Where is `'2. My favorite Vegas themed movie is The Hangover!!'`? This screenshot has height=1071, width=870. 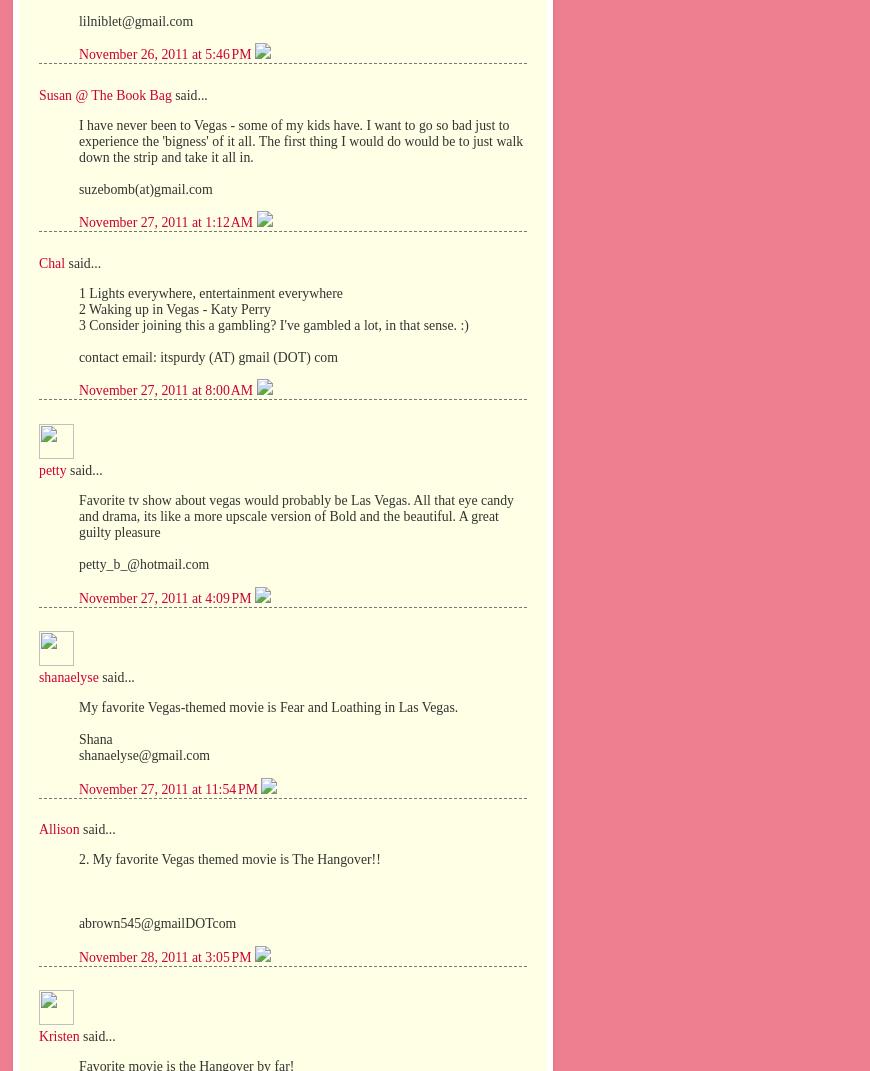
'2. My favorite Vegas themed movie is The Hangover!!' is located at coordinates (229, 858).